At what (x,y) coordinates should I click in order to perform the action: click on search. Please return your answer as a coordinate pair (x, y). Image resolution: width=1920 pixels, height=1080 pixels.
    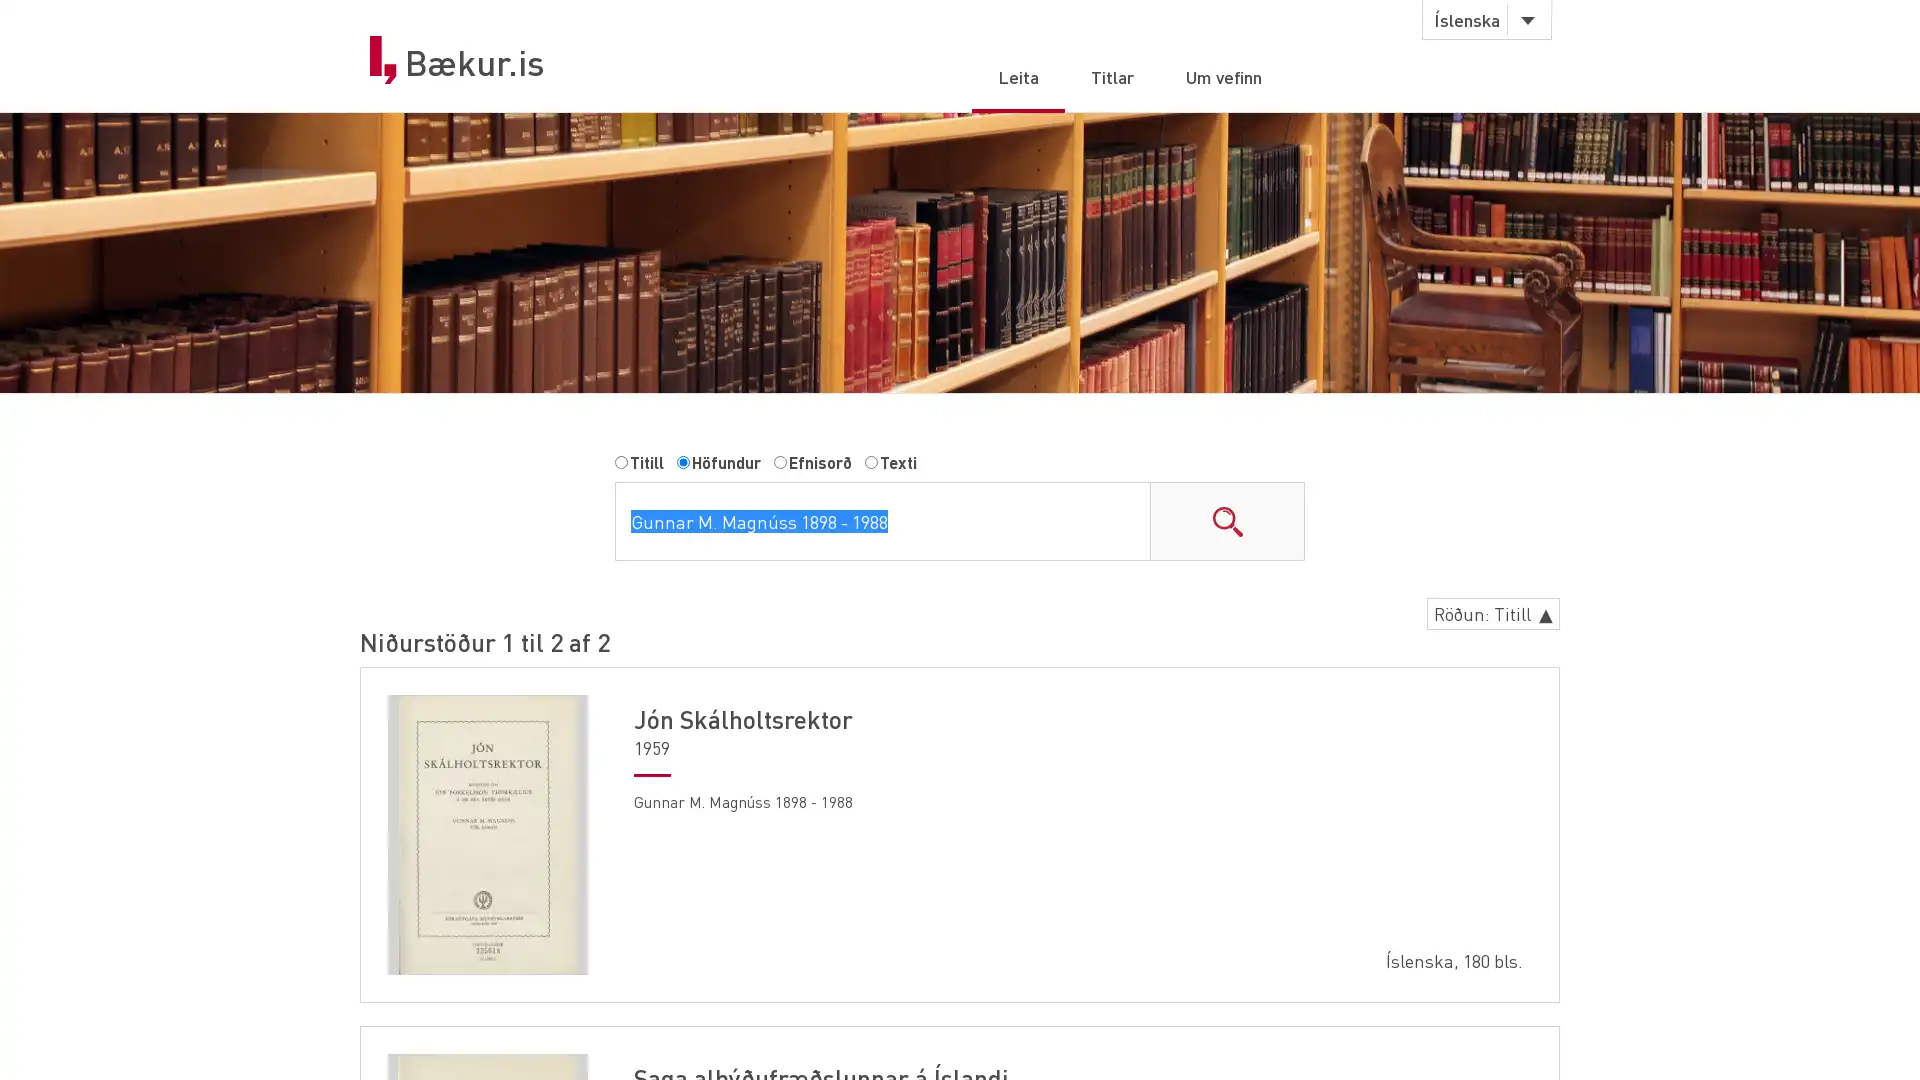
    Looking at the image, I should click on (1226, 520).